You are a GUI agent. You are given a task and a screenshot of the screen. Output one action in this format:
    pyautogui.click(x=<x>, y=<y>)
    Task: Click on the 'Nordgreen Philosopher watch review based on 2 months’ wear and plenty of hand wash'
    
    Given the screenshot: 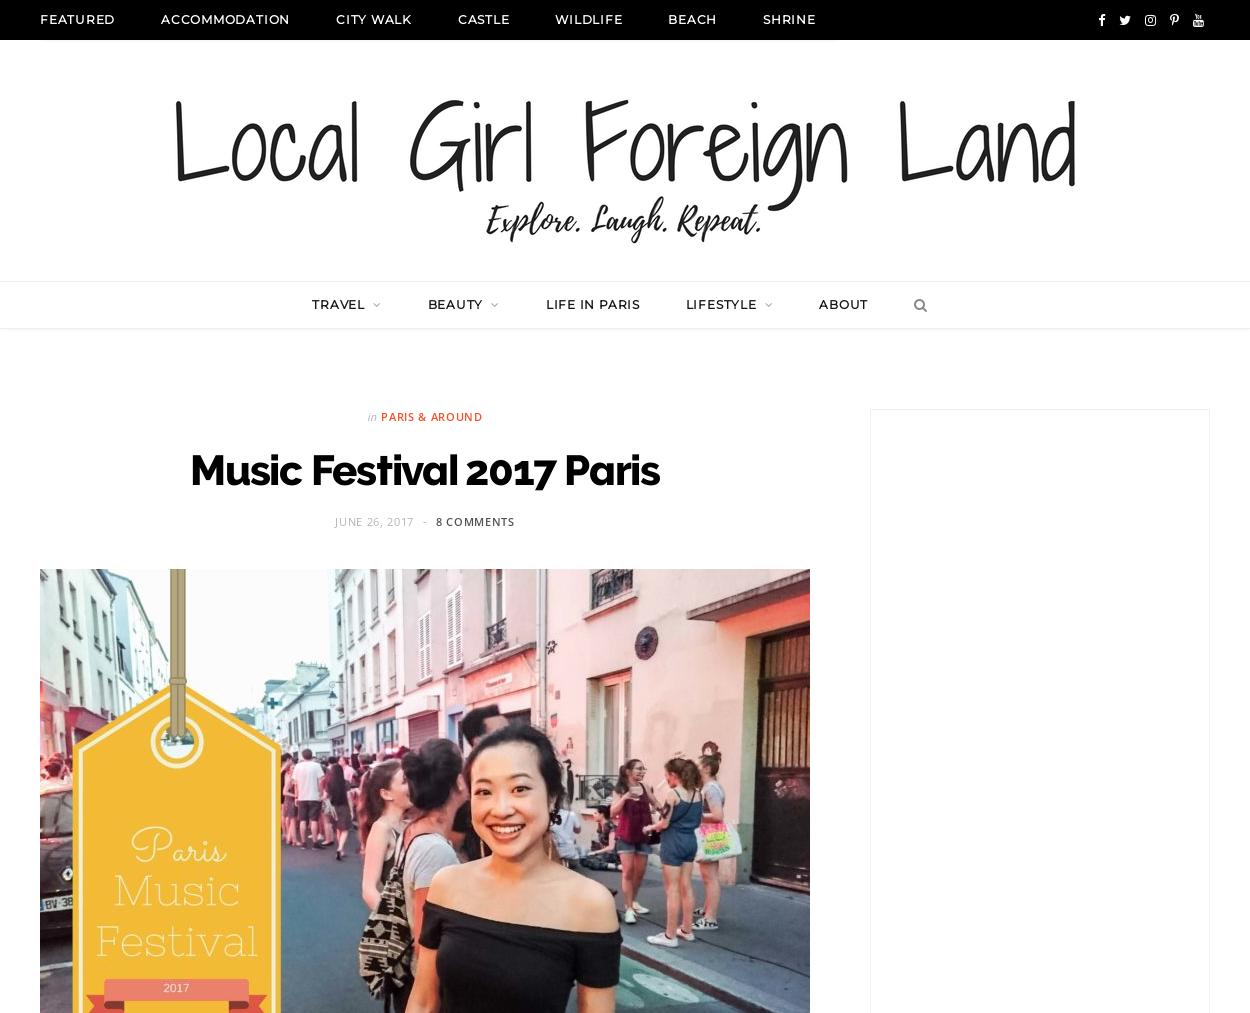 What is the action you would take?
    pyautogui.click(x=381, y=541)
    